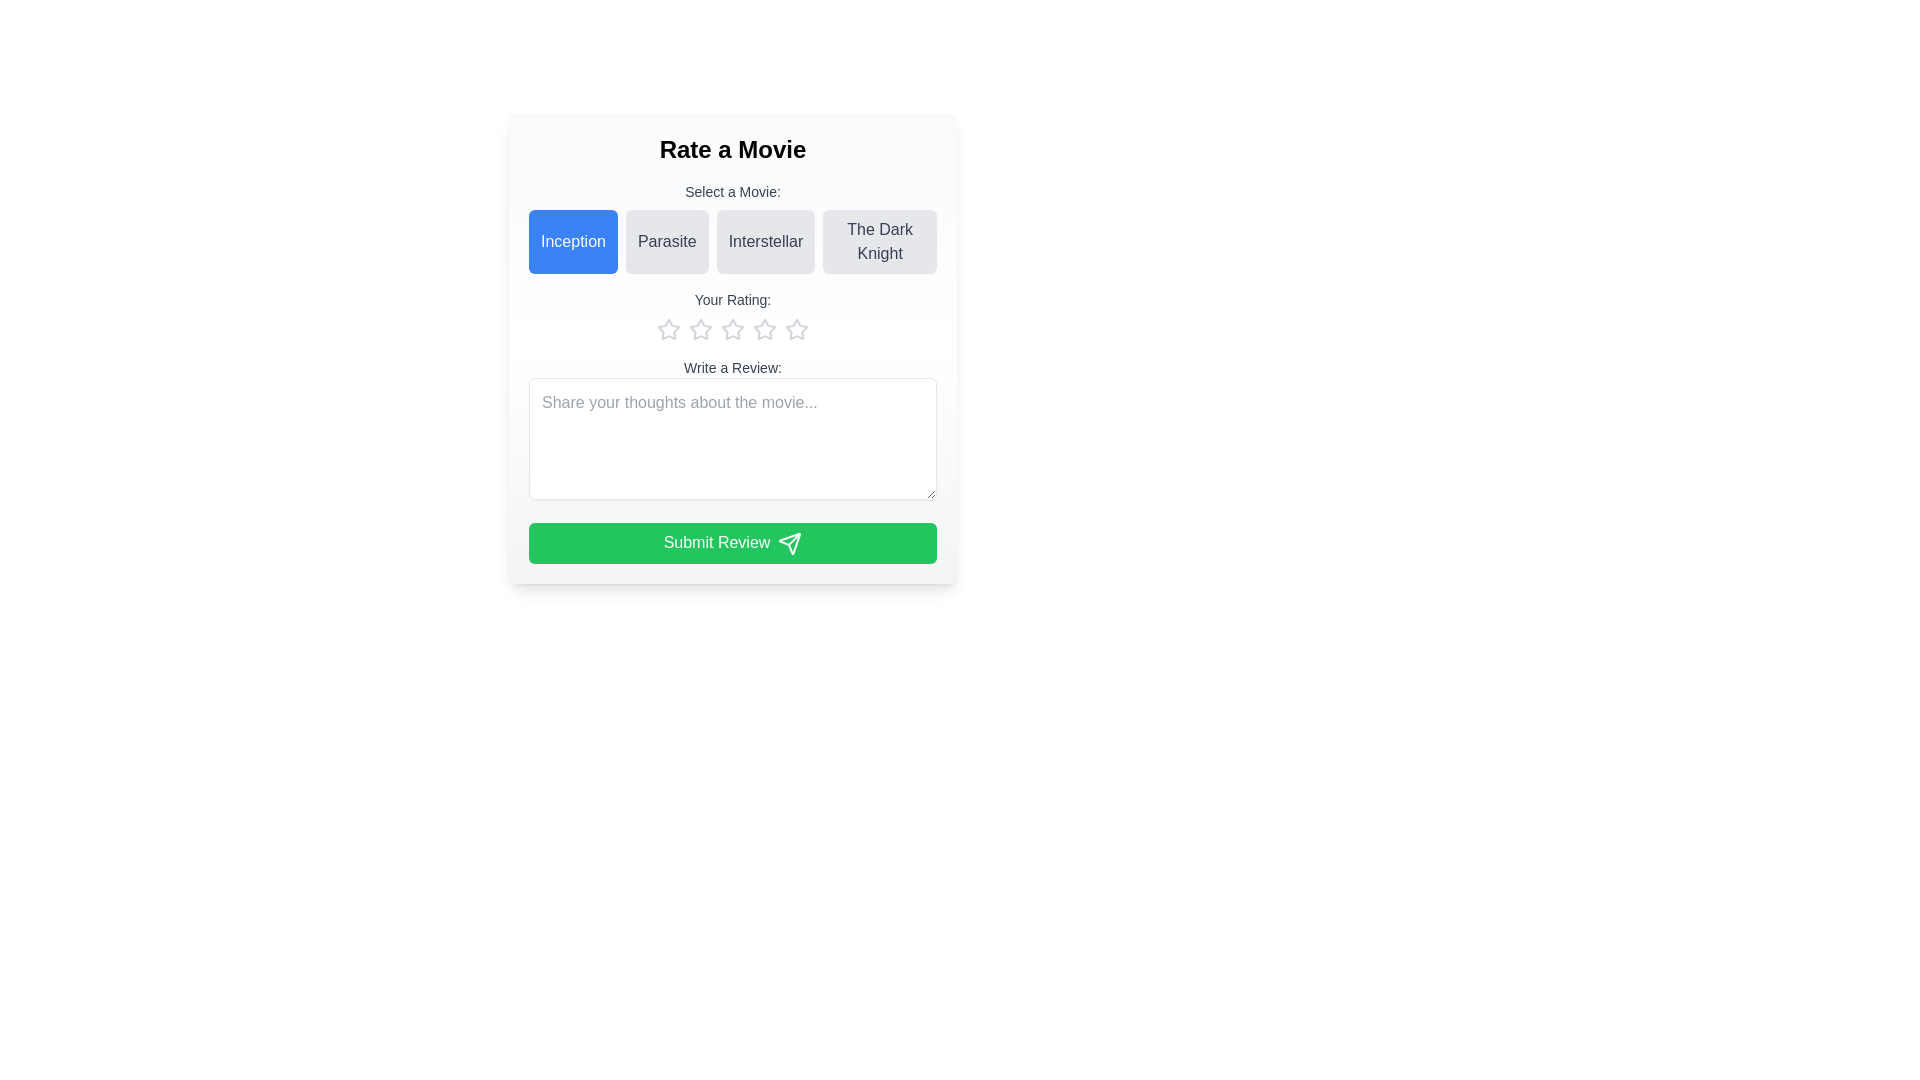 This screenshot has width=1920, height=1080. I want to click on the first star-shaped rating icon, which is styled in gray and is part of a series of five stars under the 'Your Rating' label, so click(668, 329).